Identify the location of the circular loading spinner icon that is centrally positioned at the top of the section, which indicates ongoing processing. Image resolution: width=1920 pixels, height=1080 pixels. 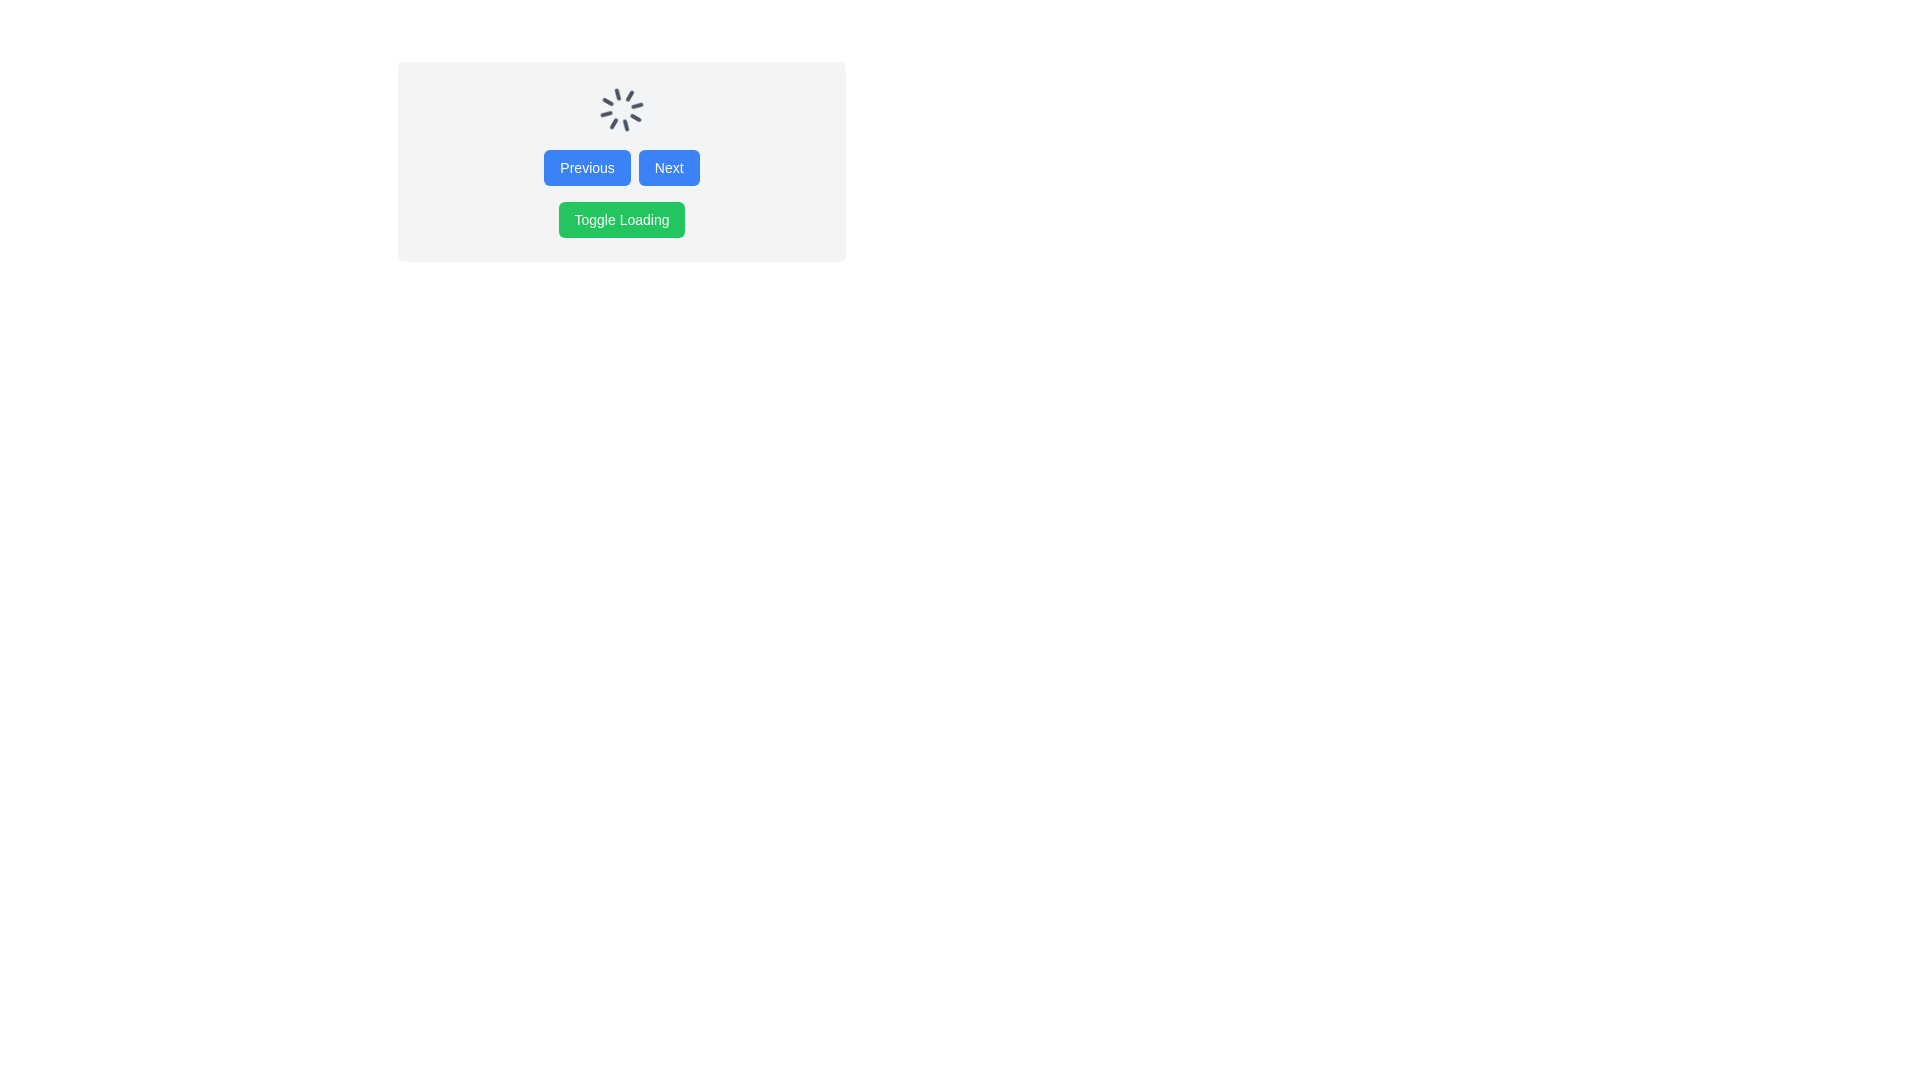
(621, 110).